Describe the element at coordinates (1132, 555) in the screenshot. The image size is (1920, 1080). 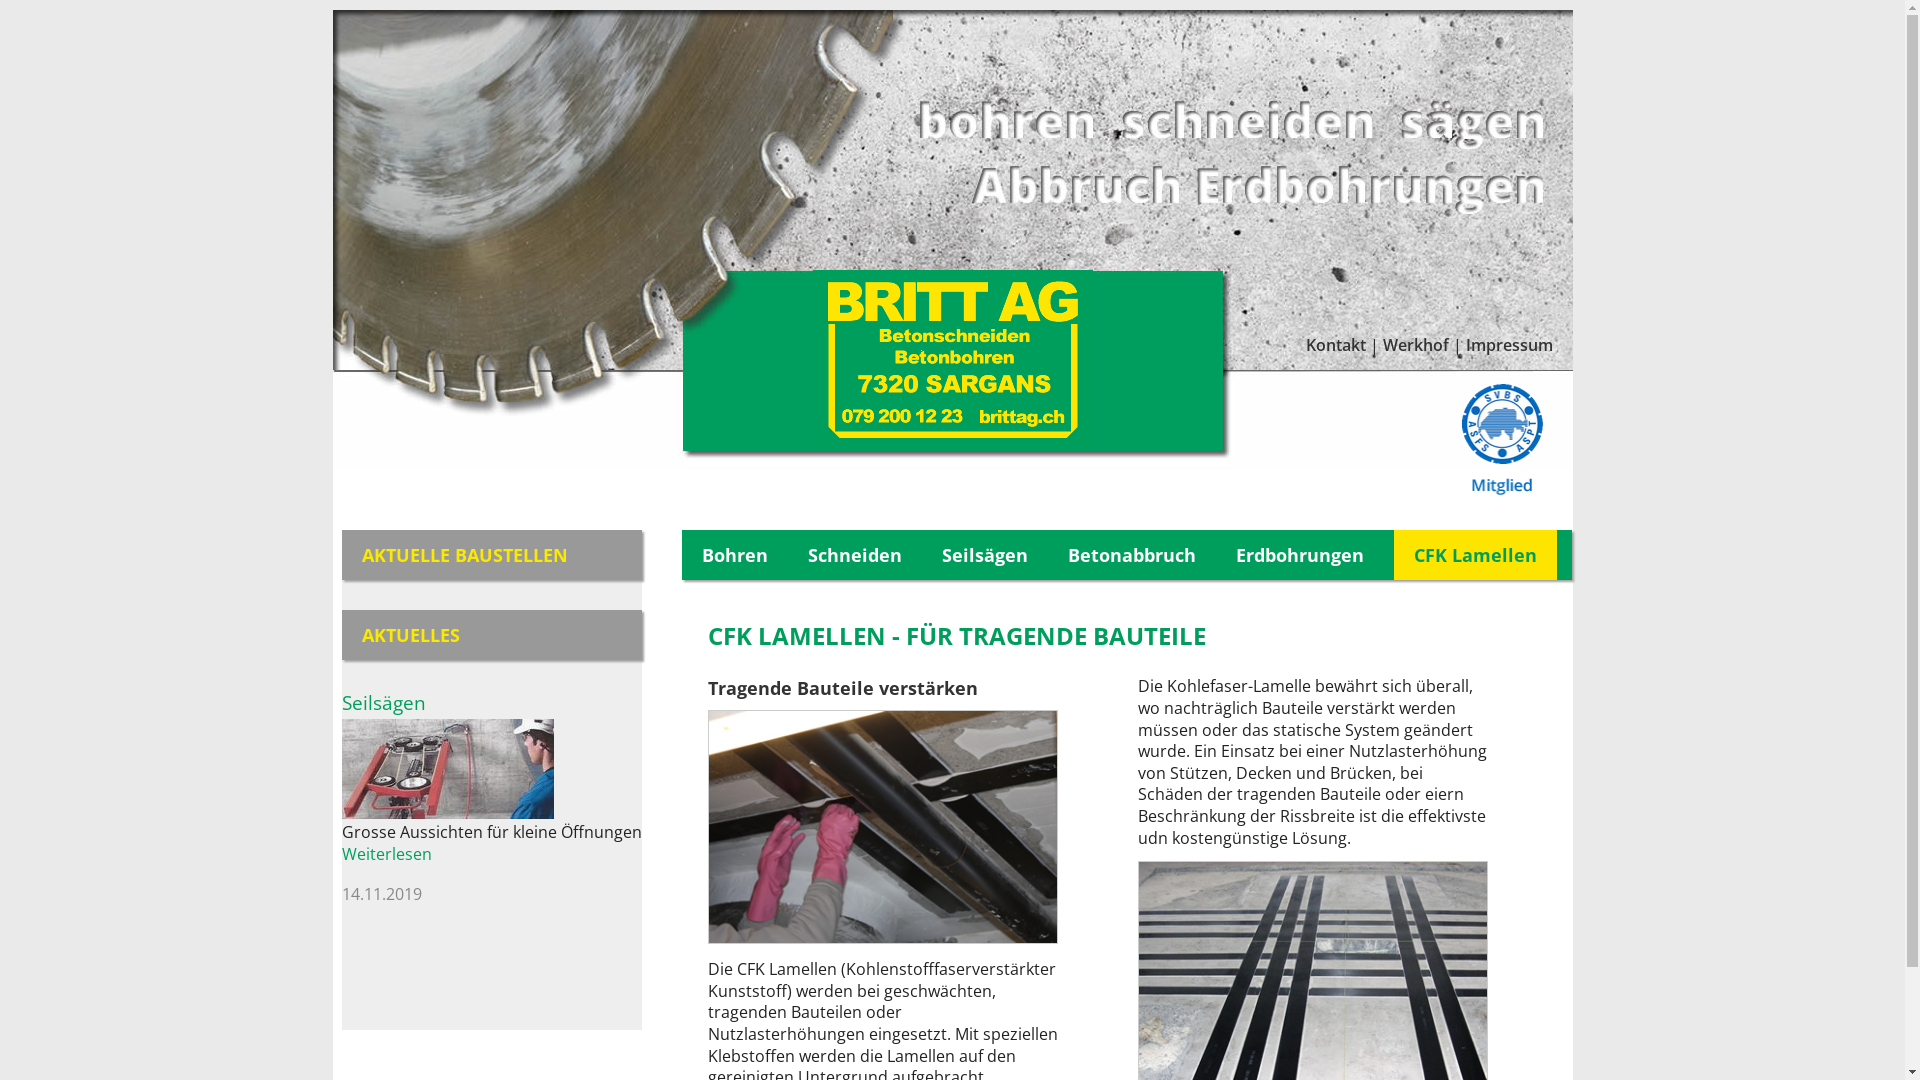
I see `'Betonabbruch'` at that location.